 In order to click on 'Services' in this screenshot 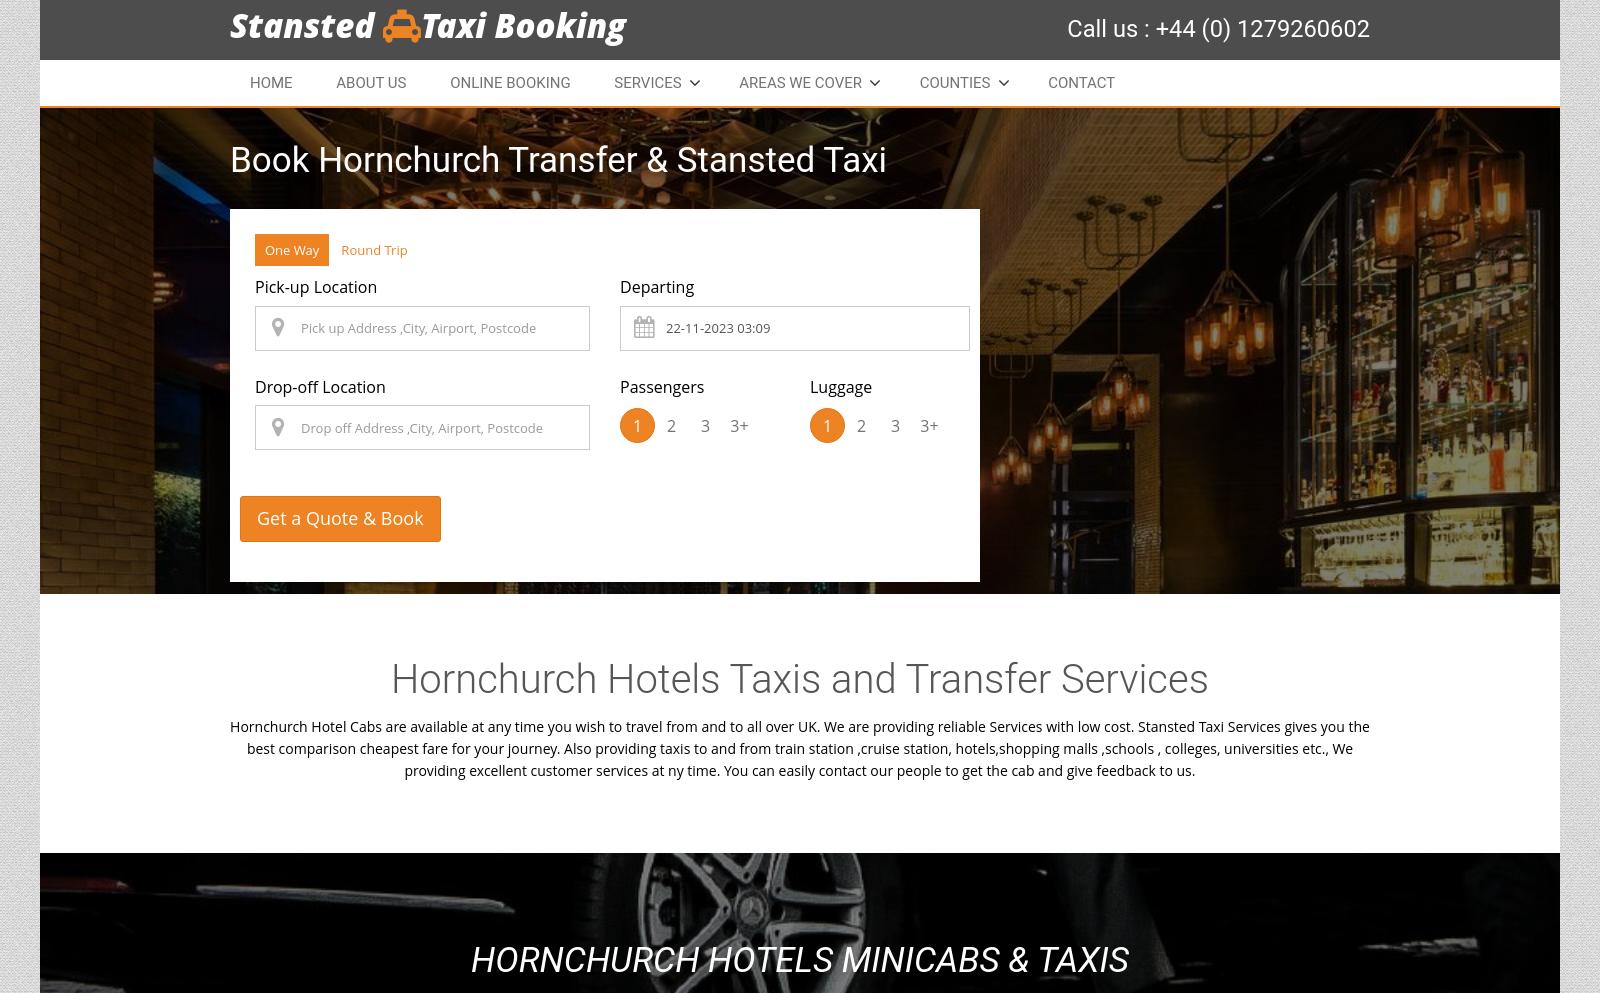, I will do `click(647, 82)`.